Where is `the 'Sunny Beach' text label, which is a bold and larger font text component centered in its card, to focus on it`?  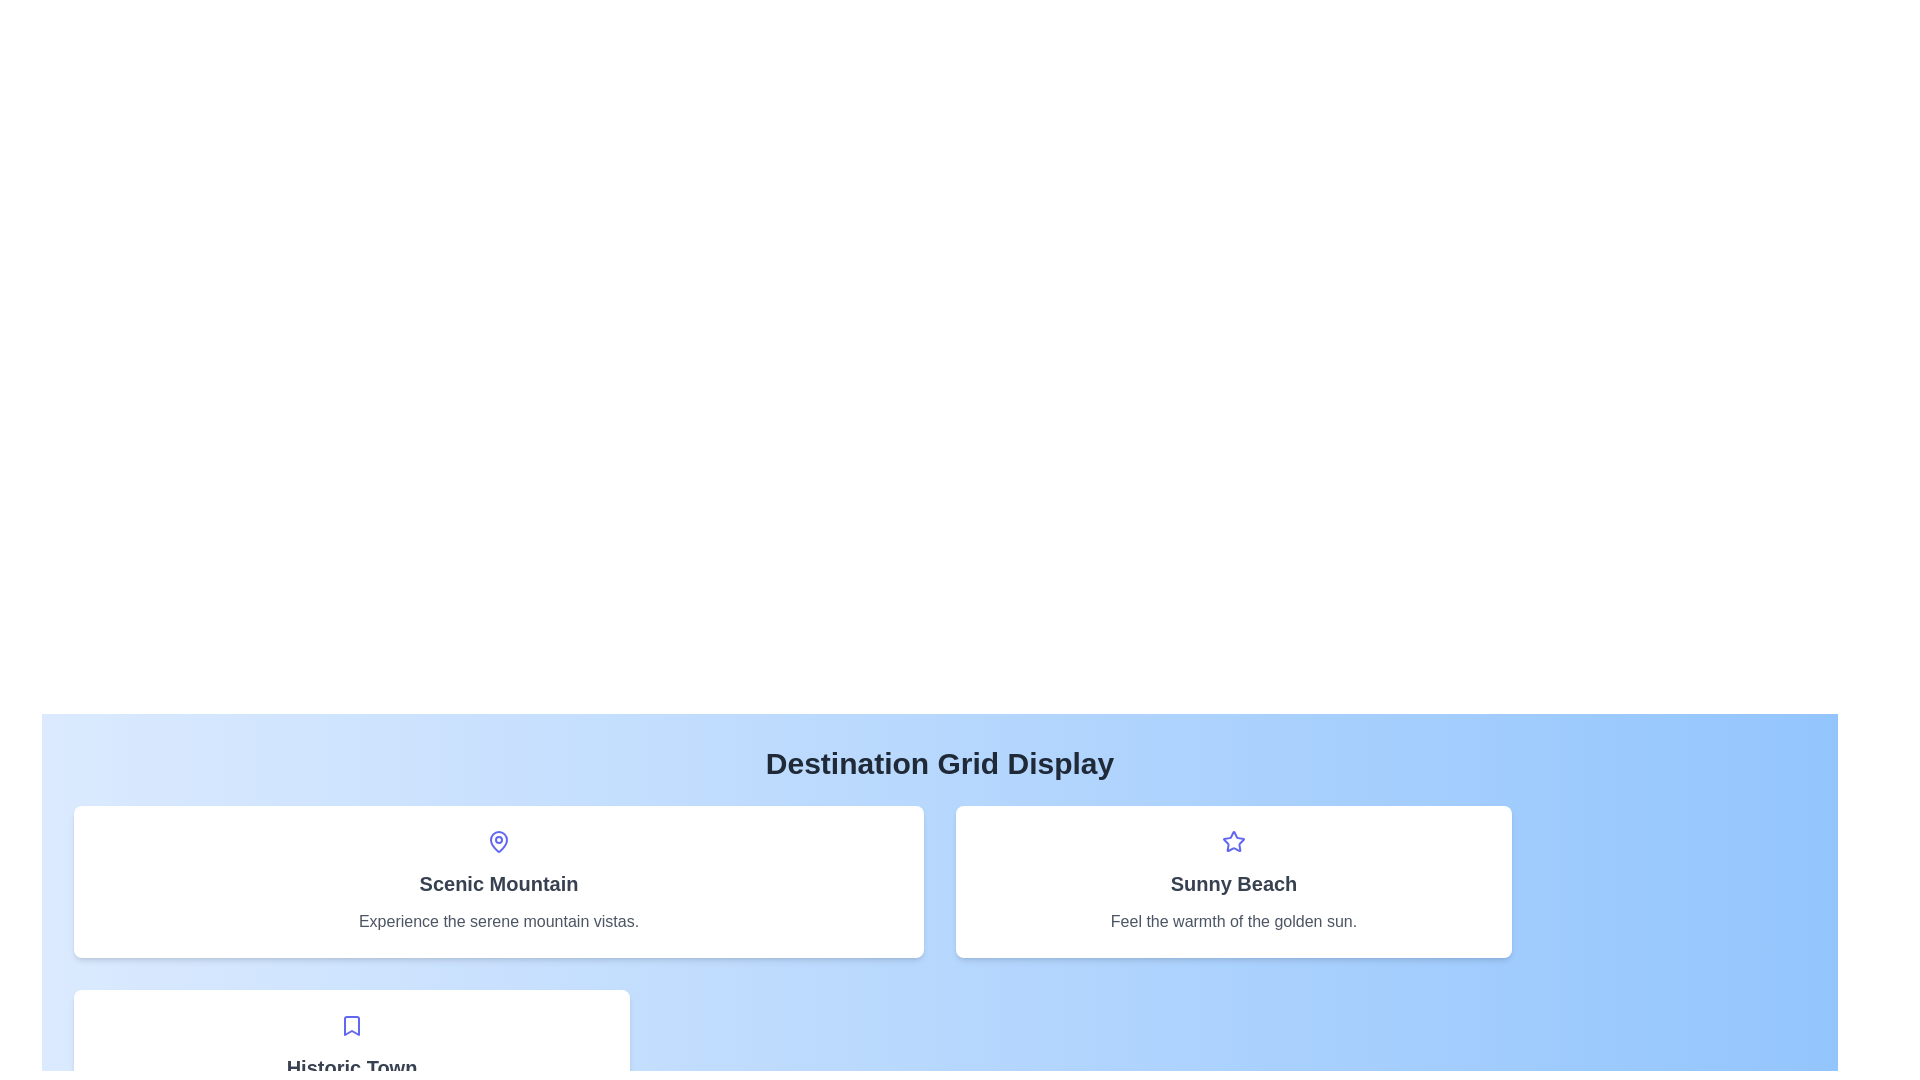
the 'Sunny Beach' text label, which is a bold and larger font text component centered in its card, to focus on it is located at coordinates (1232, 882).